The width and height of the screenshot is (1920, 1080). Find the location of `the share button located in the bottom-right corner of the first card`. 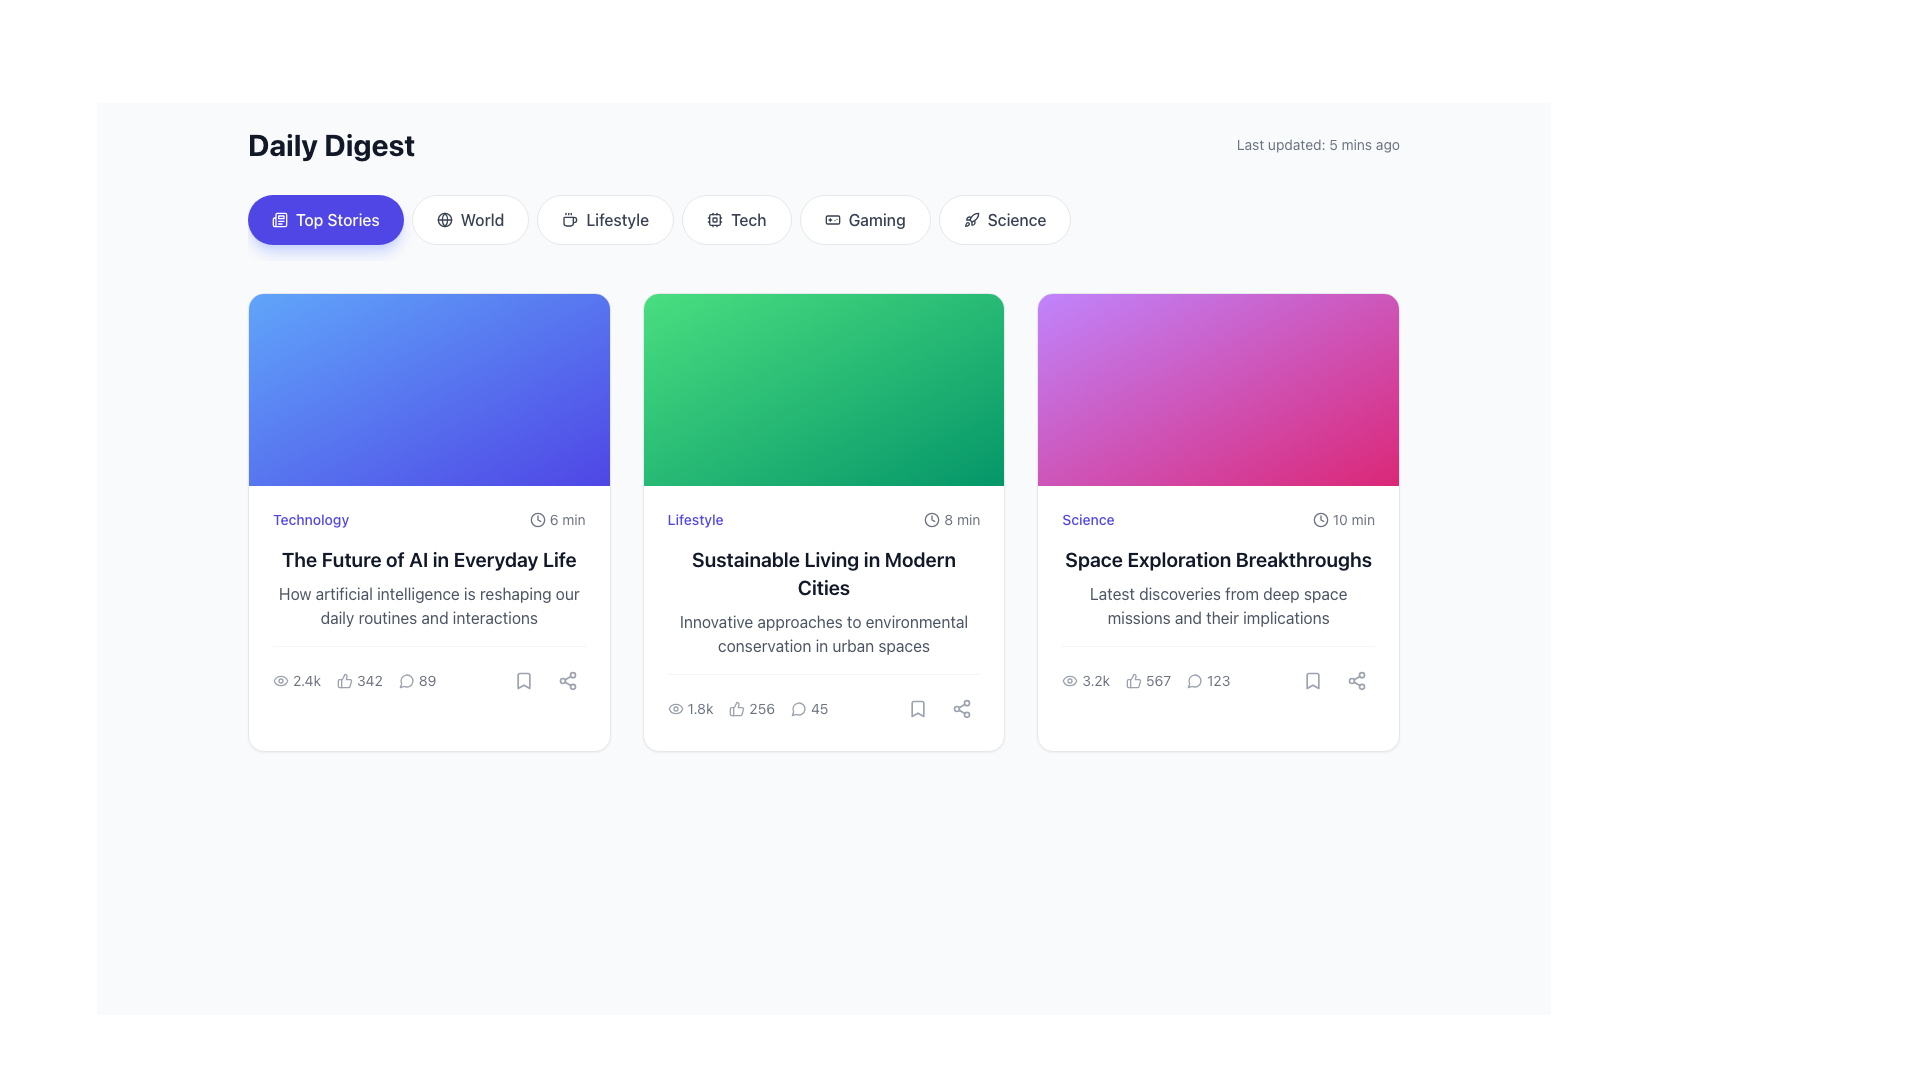

the share button located in the bottom-right corner of the first card is located at coordinates (566, 680).